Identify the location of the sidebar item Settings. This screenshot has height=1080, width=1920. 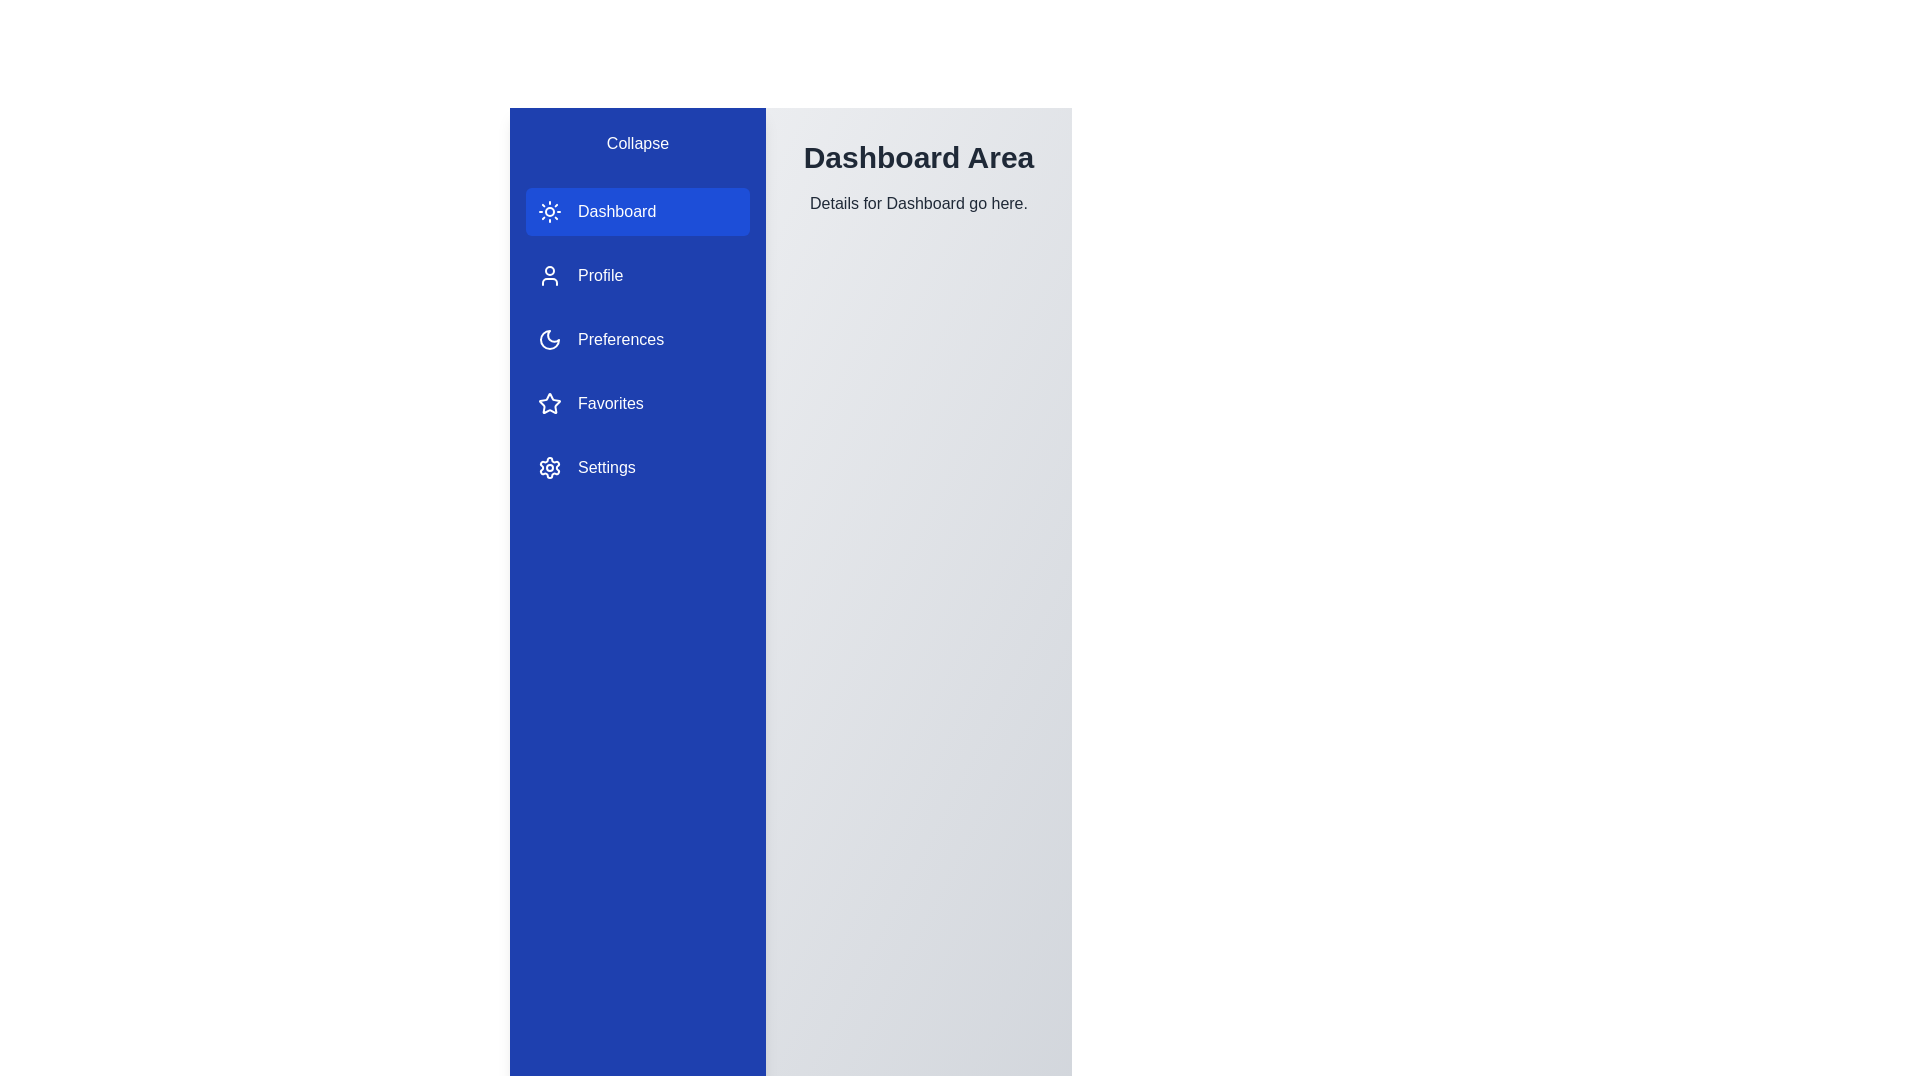
(637, 467).